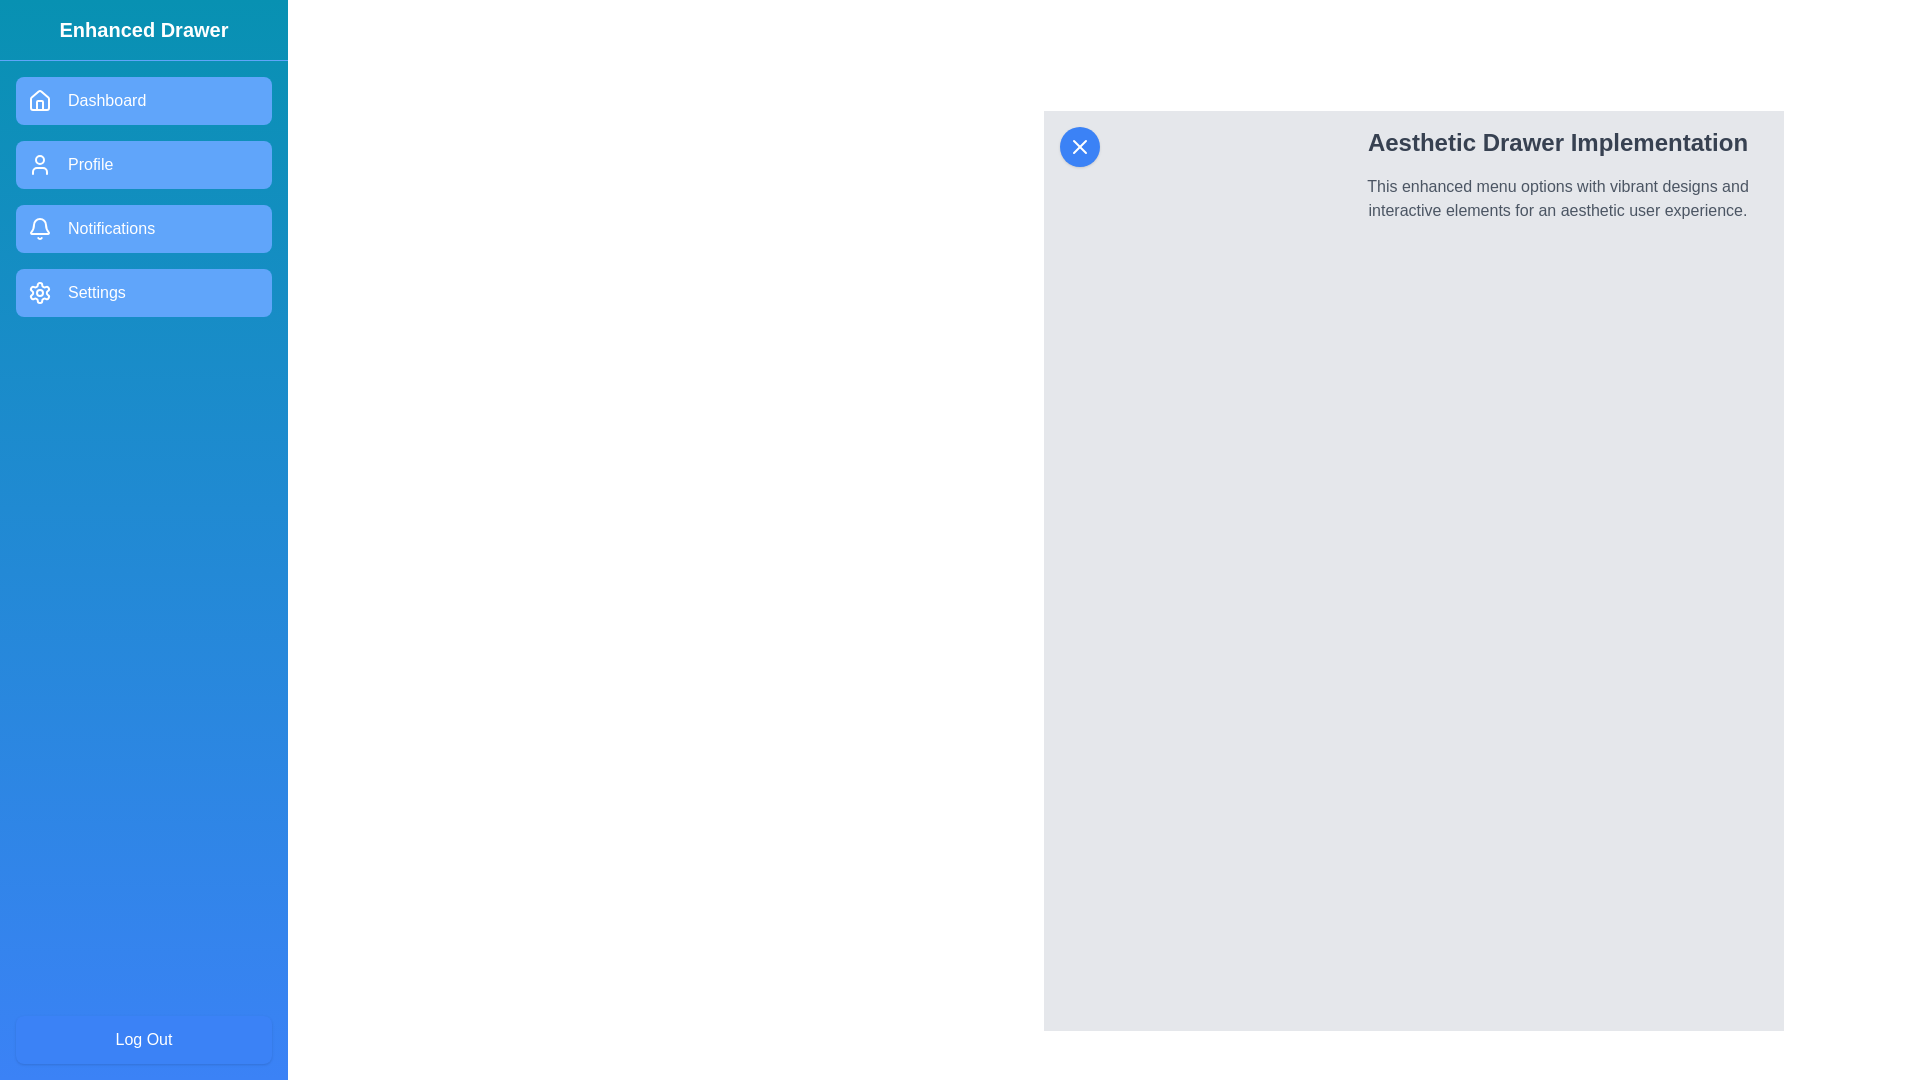 The width and height of the screenshot is (1920, 1080). Describe the element at coordinates (143, 293) in the screenshot. I see `the bottommost navigation button in the sidebar` at that location.